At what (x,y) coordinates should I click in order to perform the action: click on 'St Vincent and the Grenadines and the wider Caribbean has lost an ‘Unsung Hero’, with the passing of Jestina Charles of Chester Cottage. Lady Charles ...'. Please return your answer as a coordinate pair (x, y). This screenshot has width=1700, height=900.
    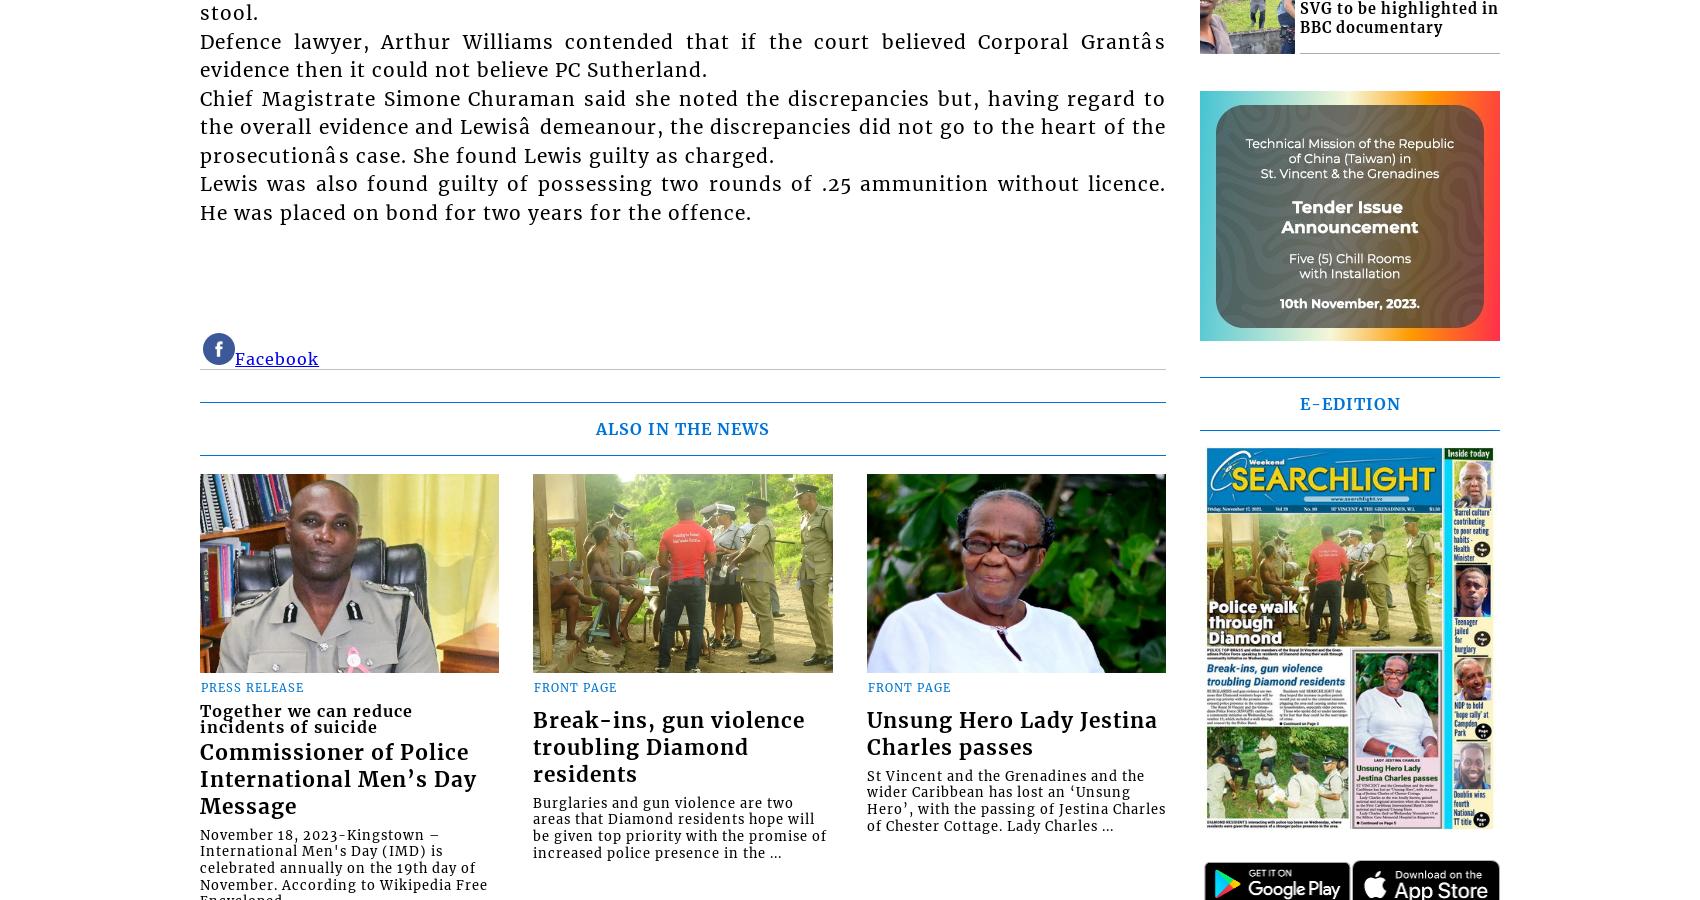
    Looking at the image, I should click on (1014, 800).